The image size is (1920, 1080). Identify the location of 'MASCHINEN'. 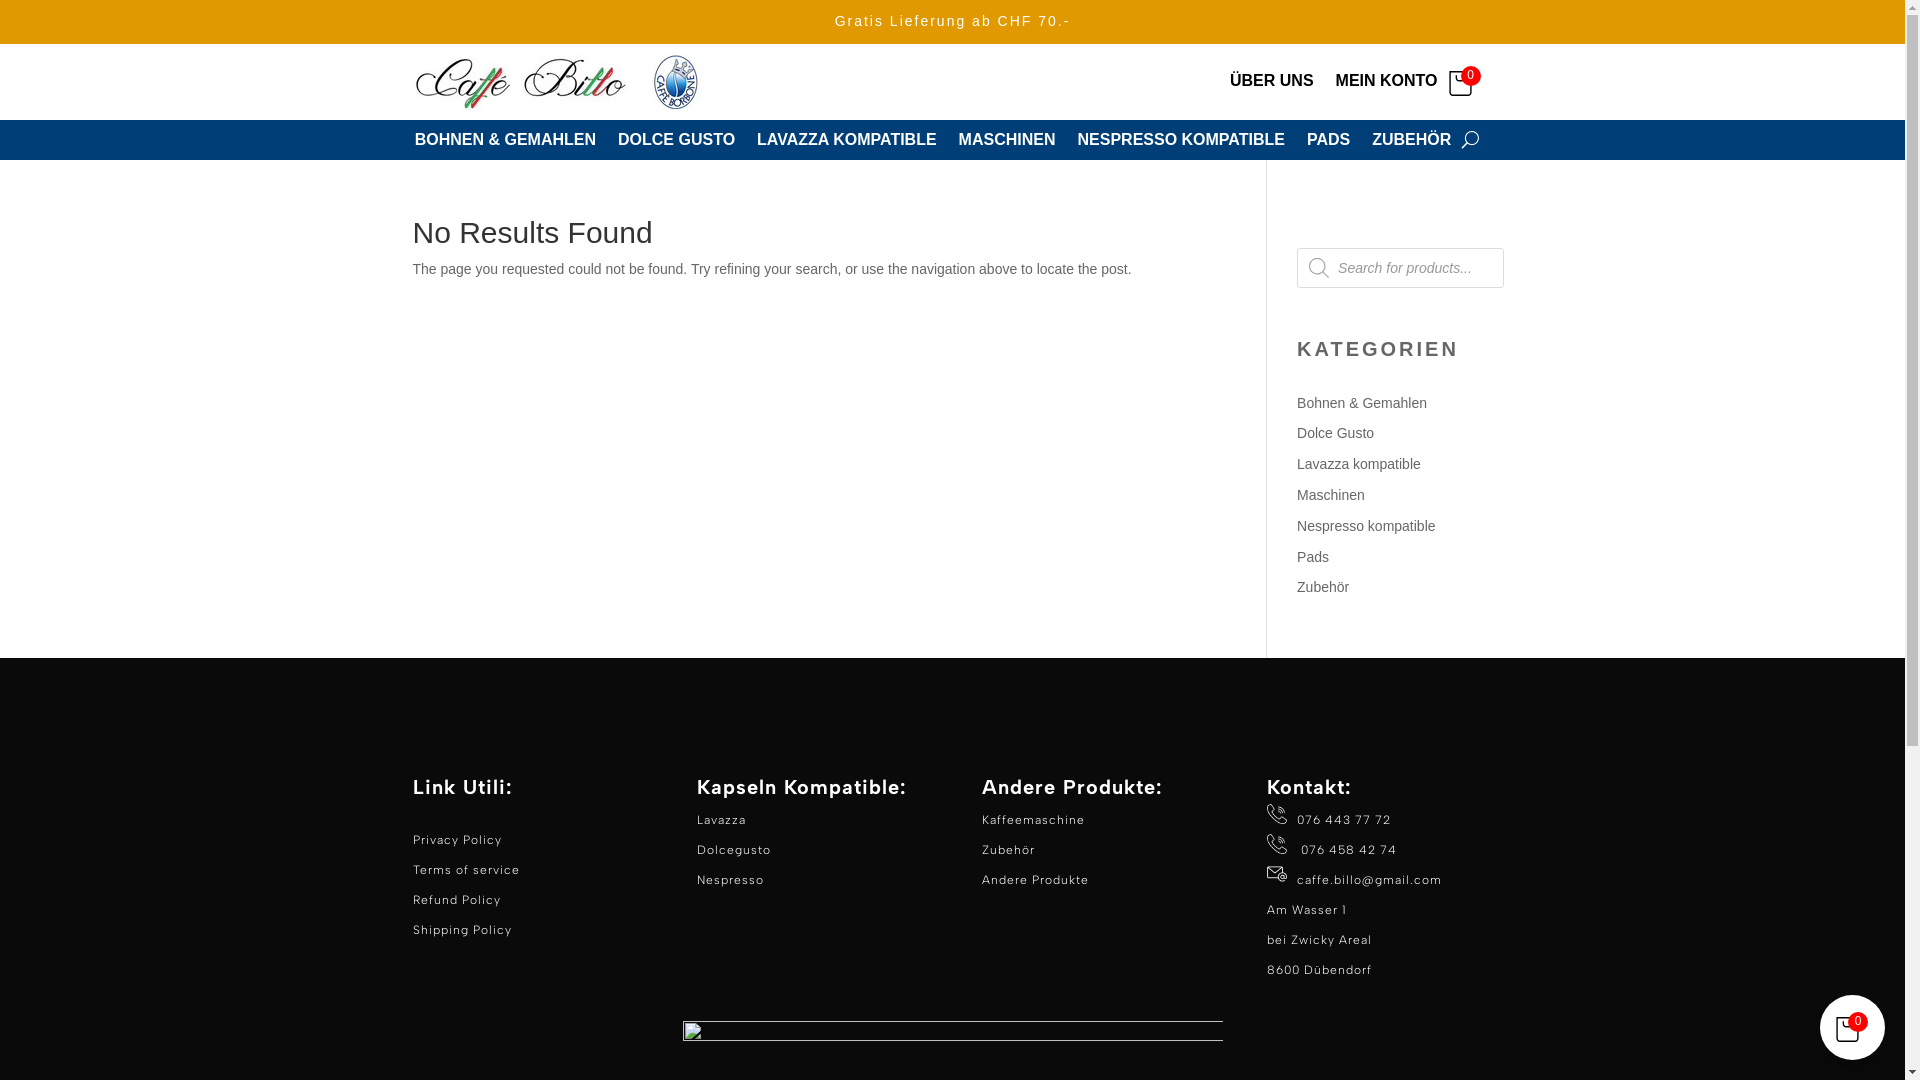
(1007, 142).